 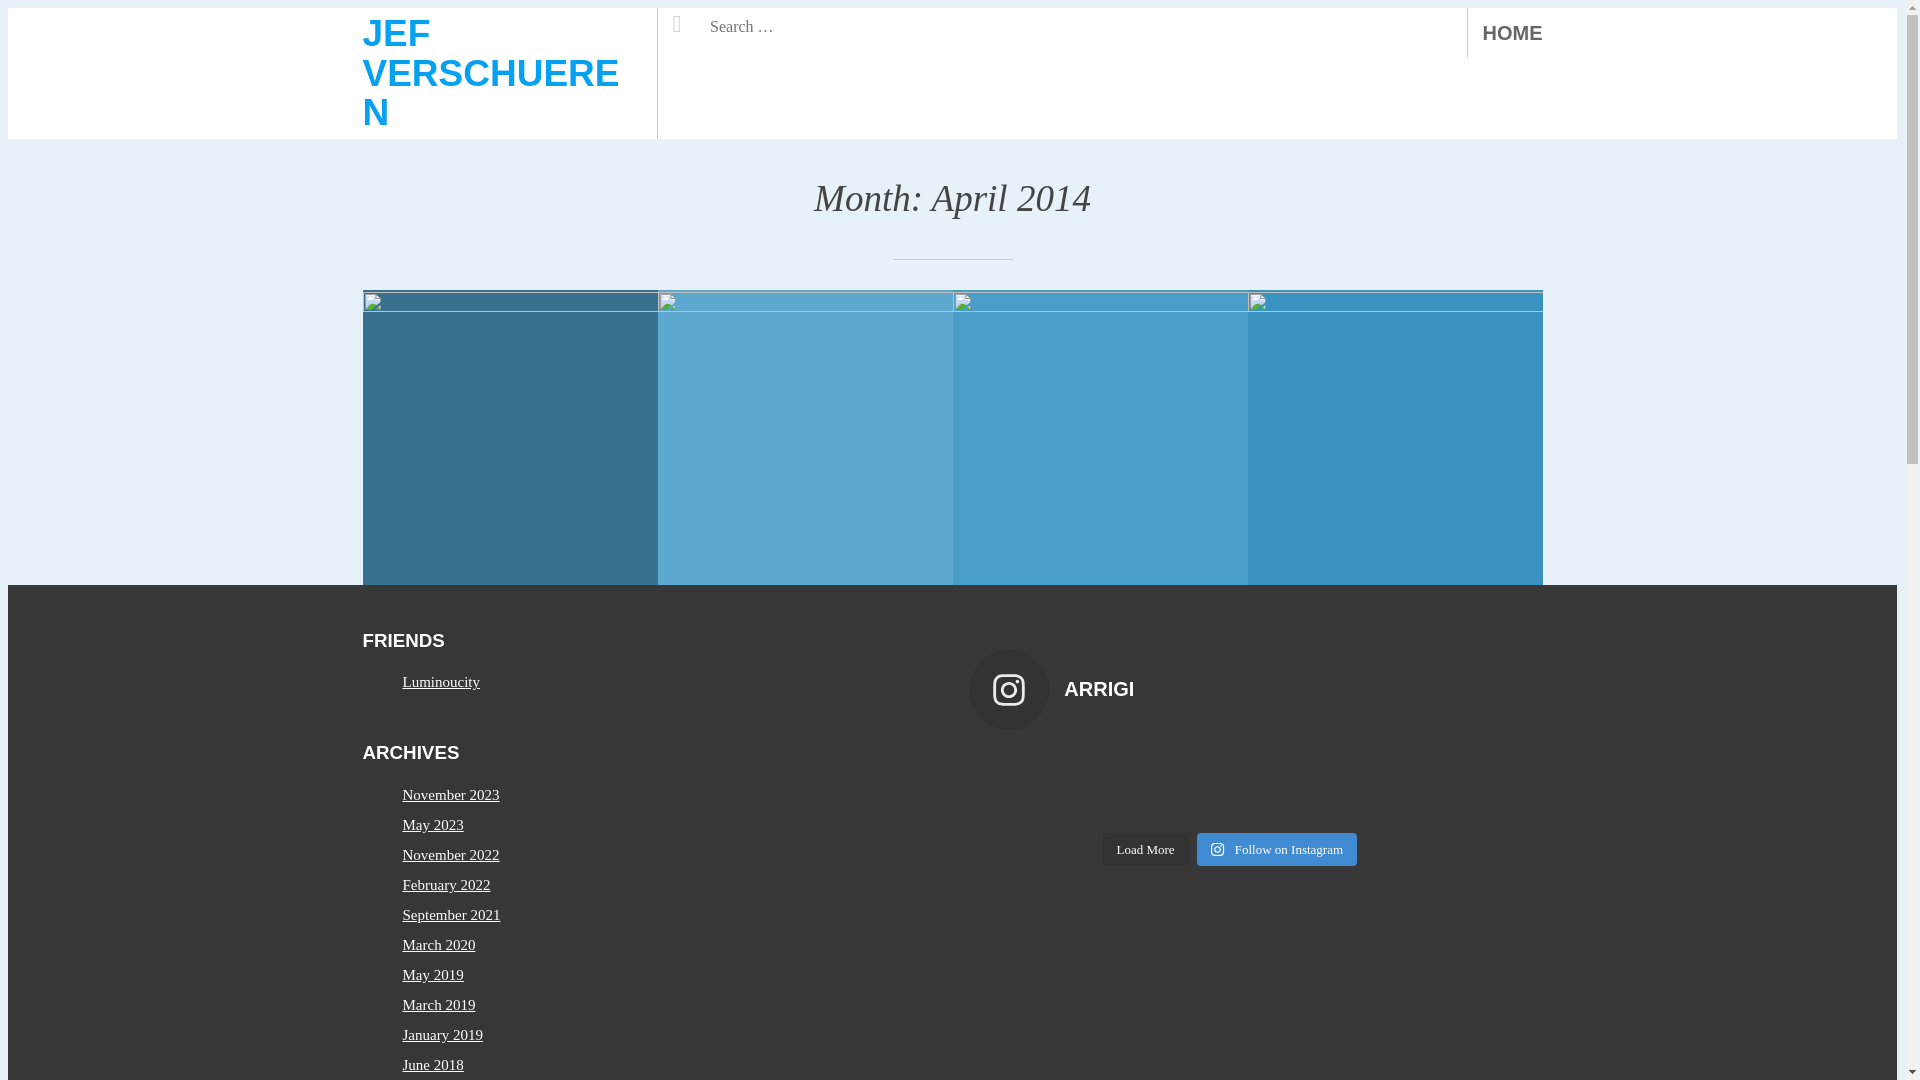 What do you see at coordinates (431, 974) in the screenshot?
I see `'May 2019'` at bounding box center [431, 974].